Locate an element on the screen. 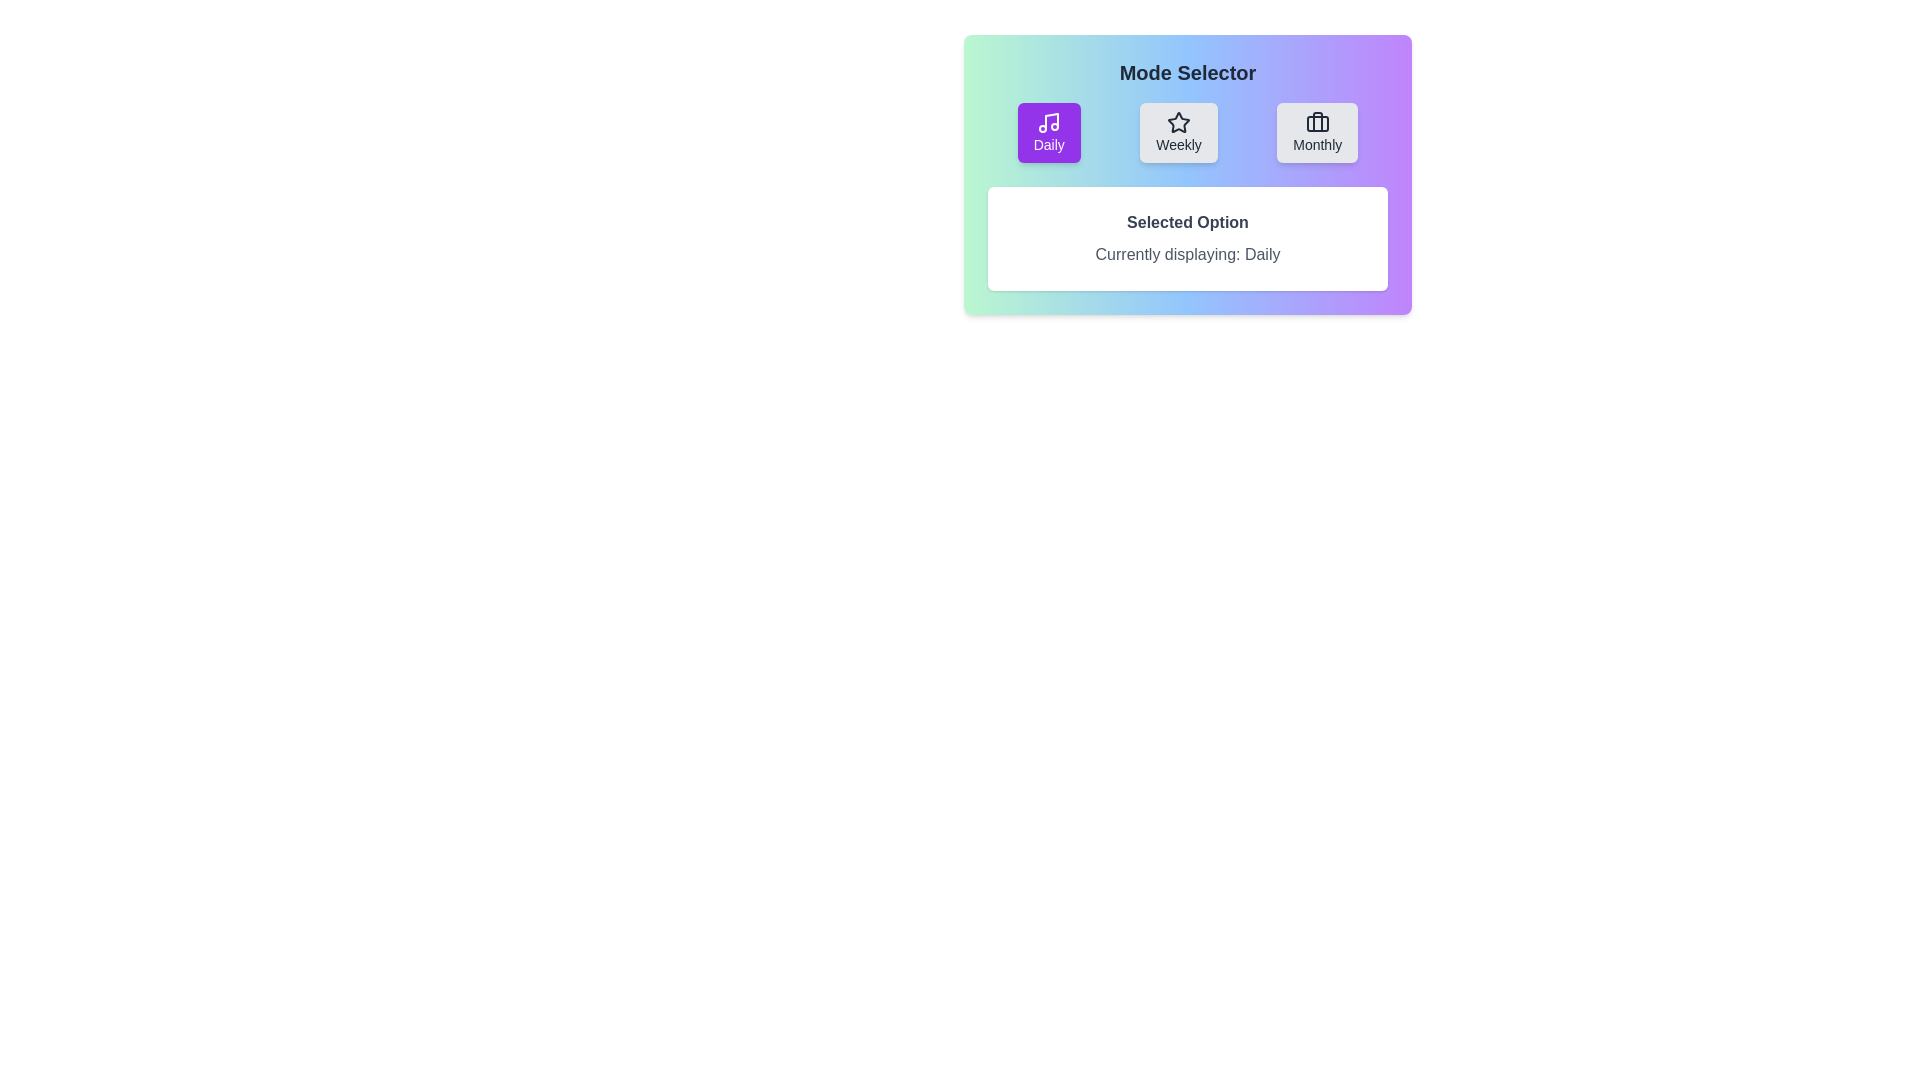 The height and width of the screenshot is (1080, 1920). the text label that indicates the button for setting the application mode to weekly, which is located under the star icon in the second button of a horizontal row of three buttons is located at coordinates (1179, 144).